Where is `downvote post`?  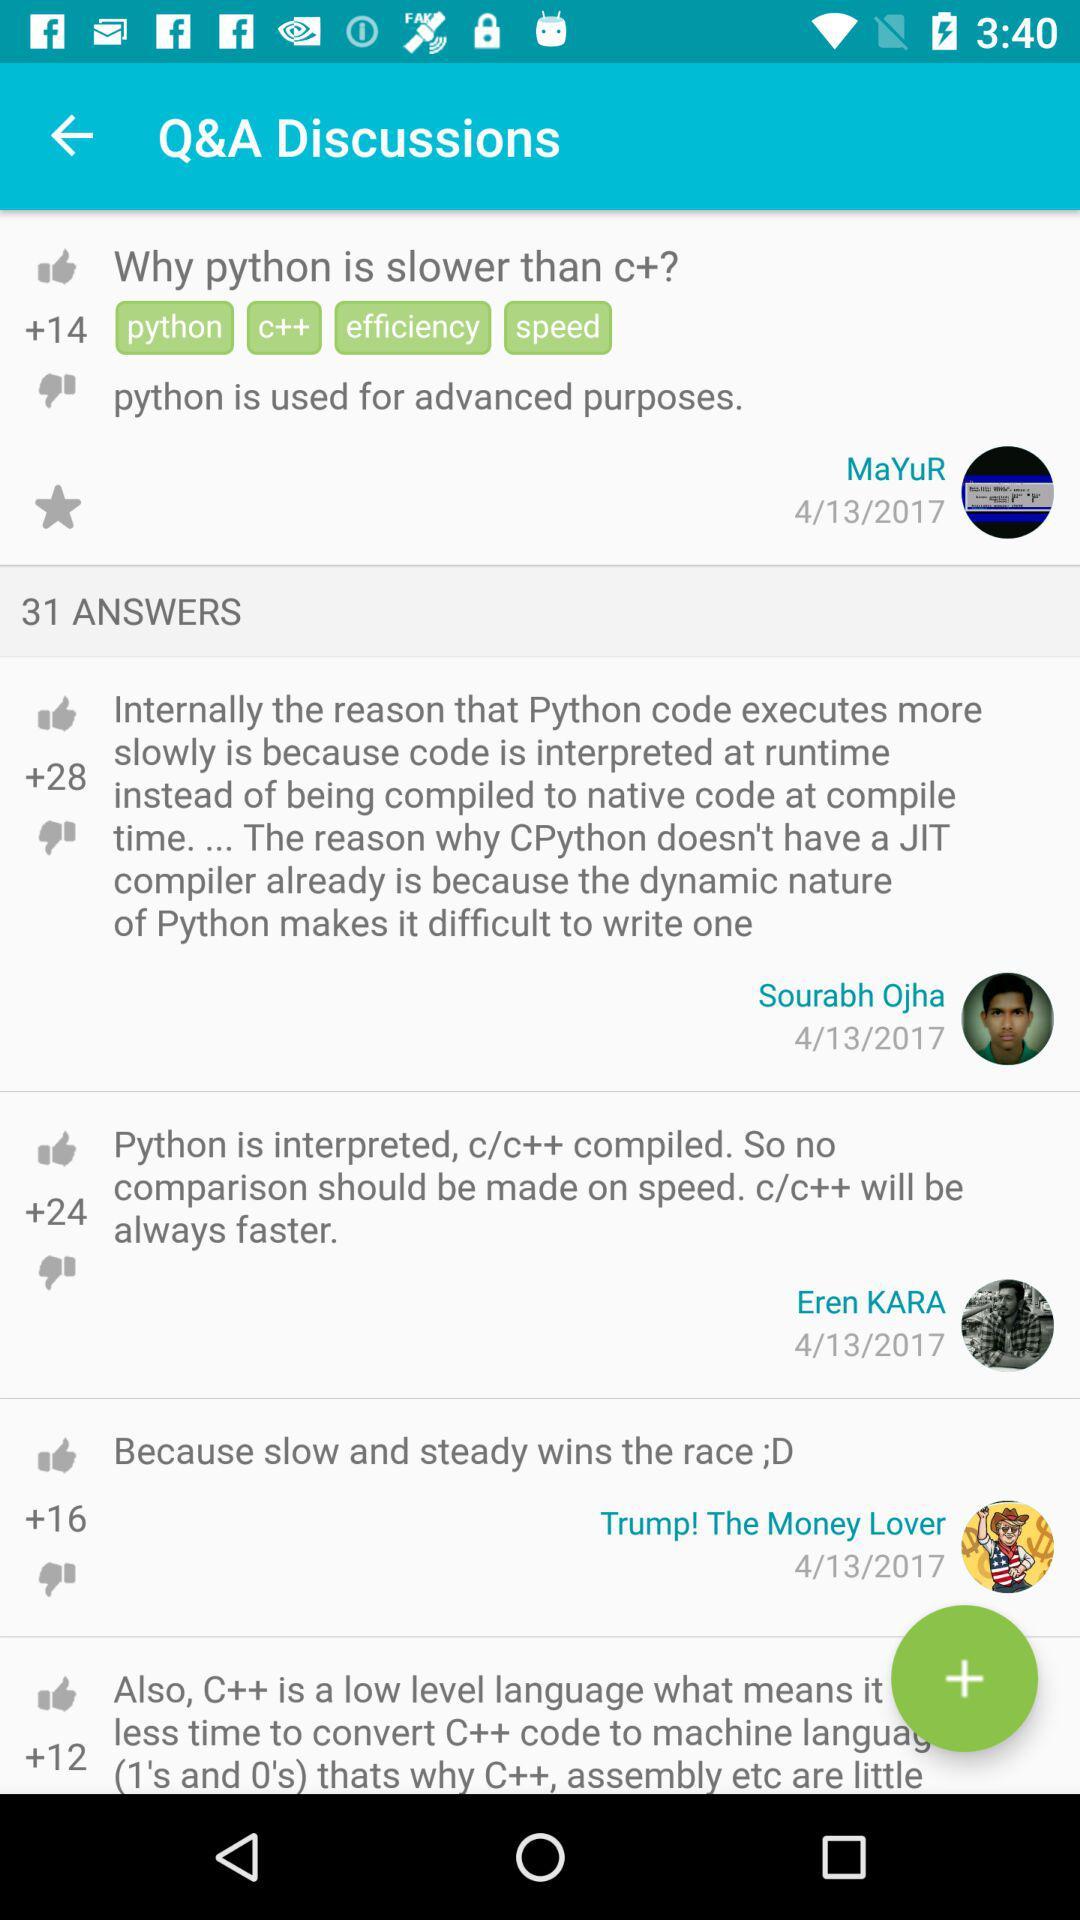 downvote post is located at coordinates (55, 390).